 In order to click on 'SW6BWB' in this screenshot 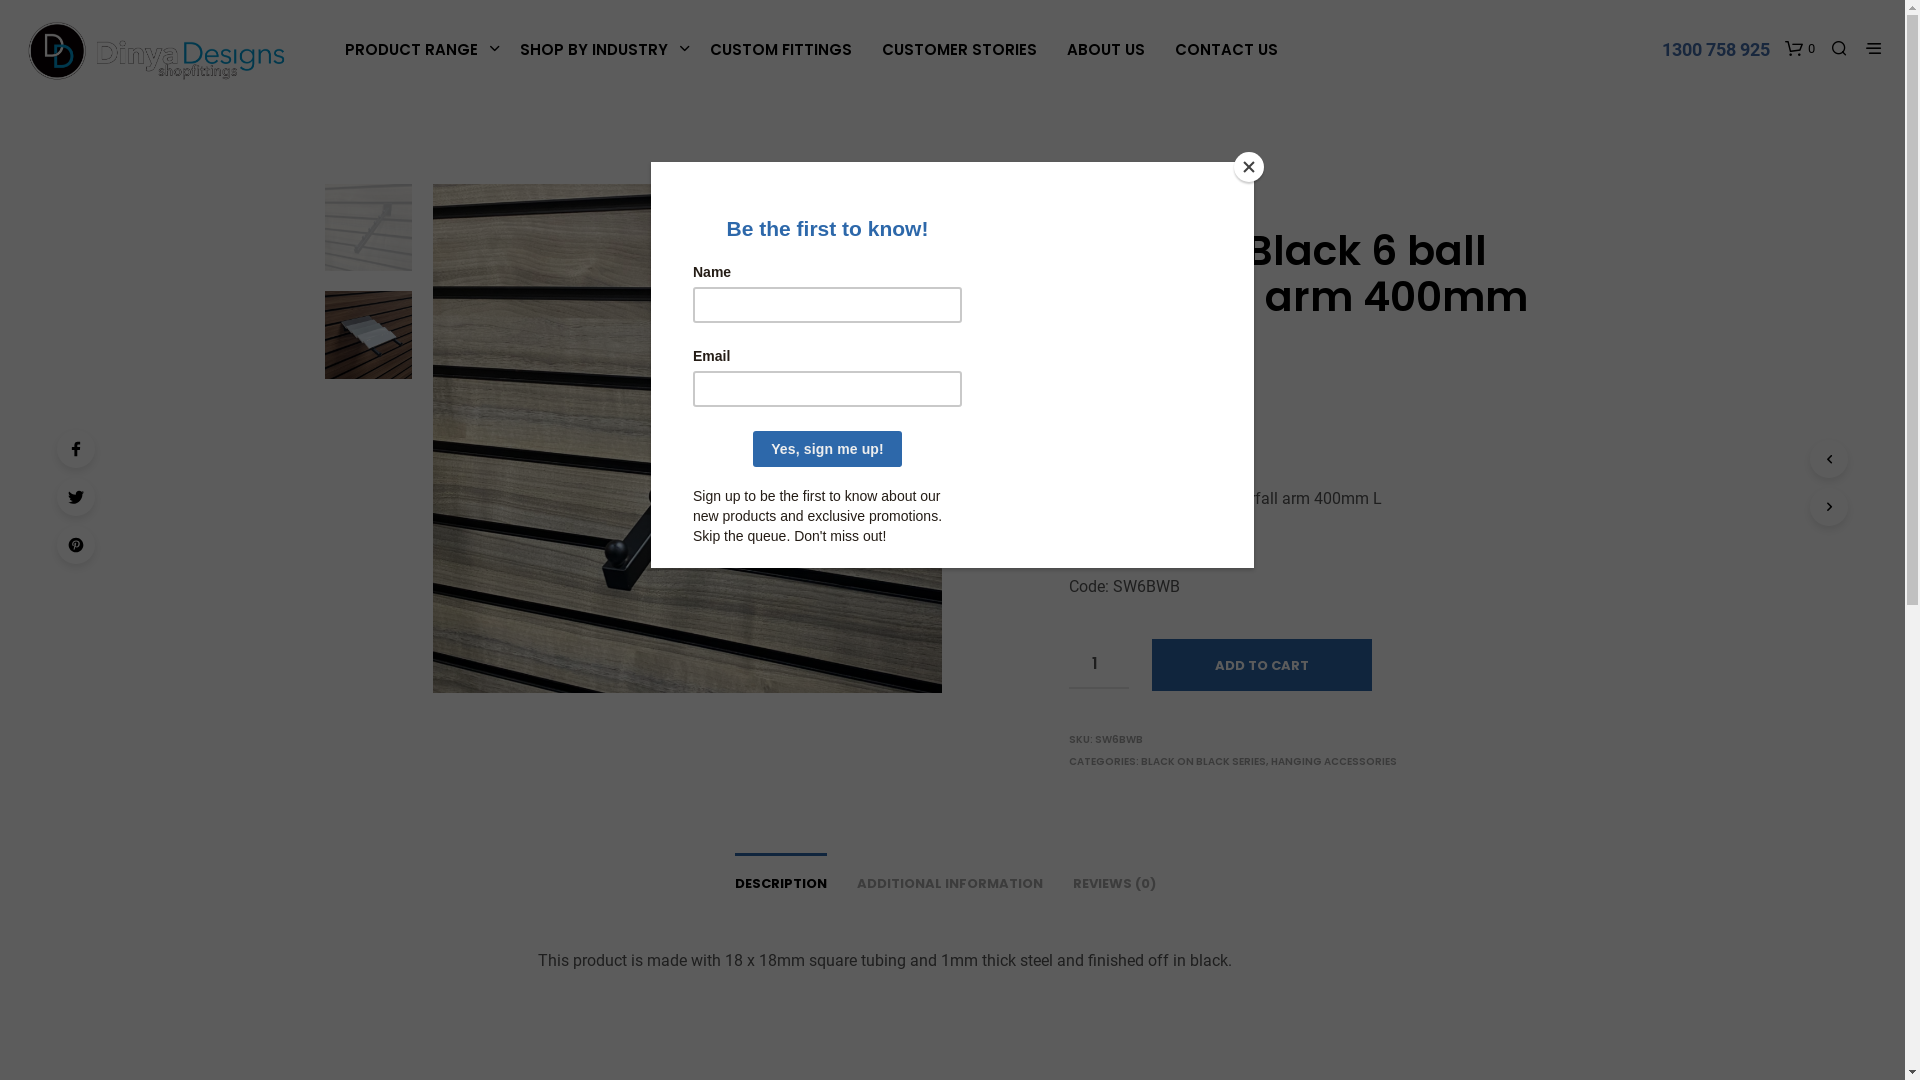, I will do `click(686, 437)`.